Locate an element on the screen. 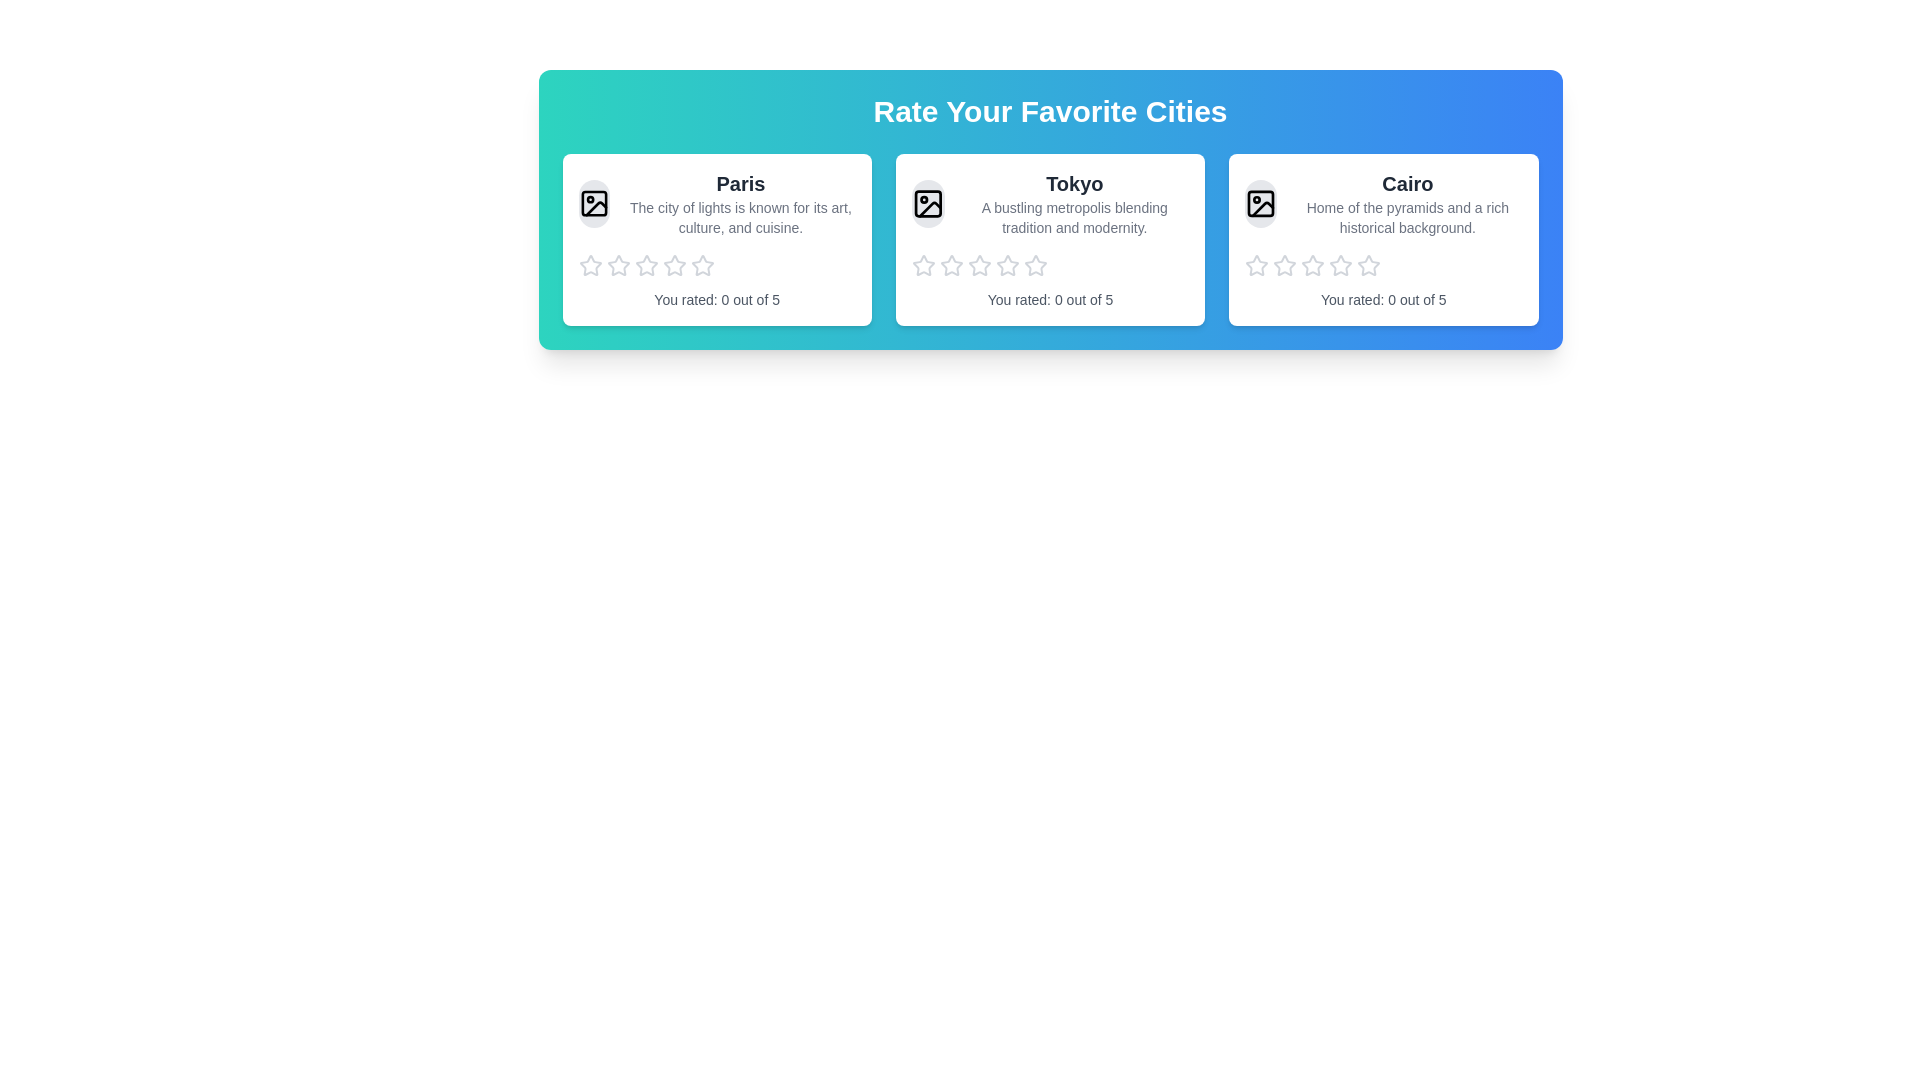 The width and height of the screenshot is (1920, 1080). the decorative rectangle component that enhances the visual appearance of the 'Paris' card, located at the top left of the card is located at coordinates (593, 204).